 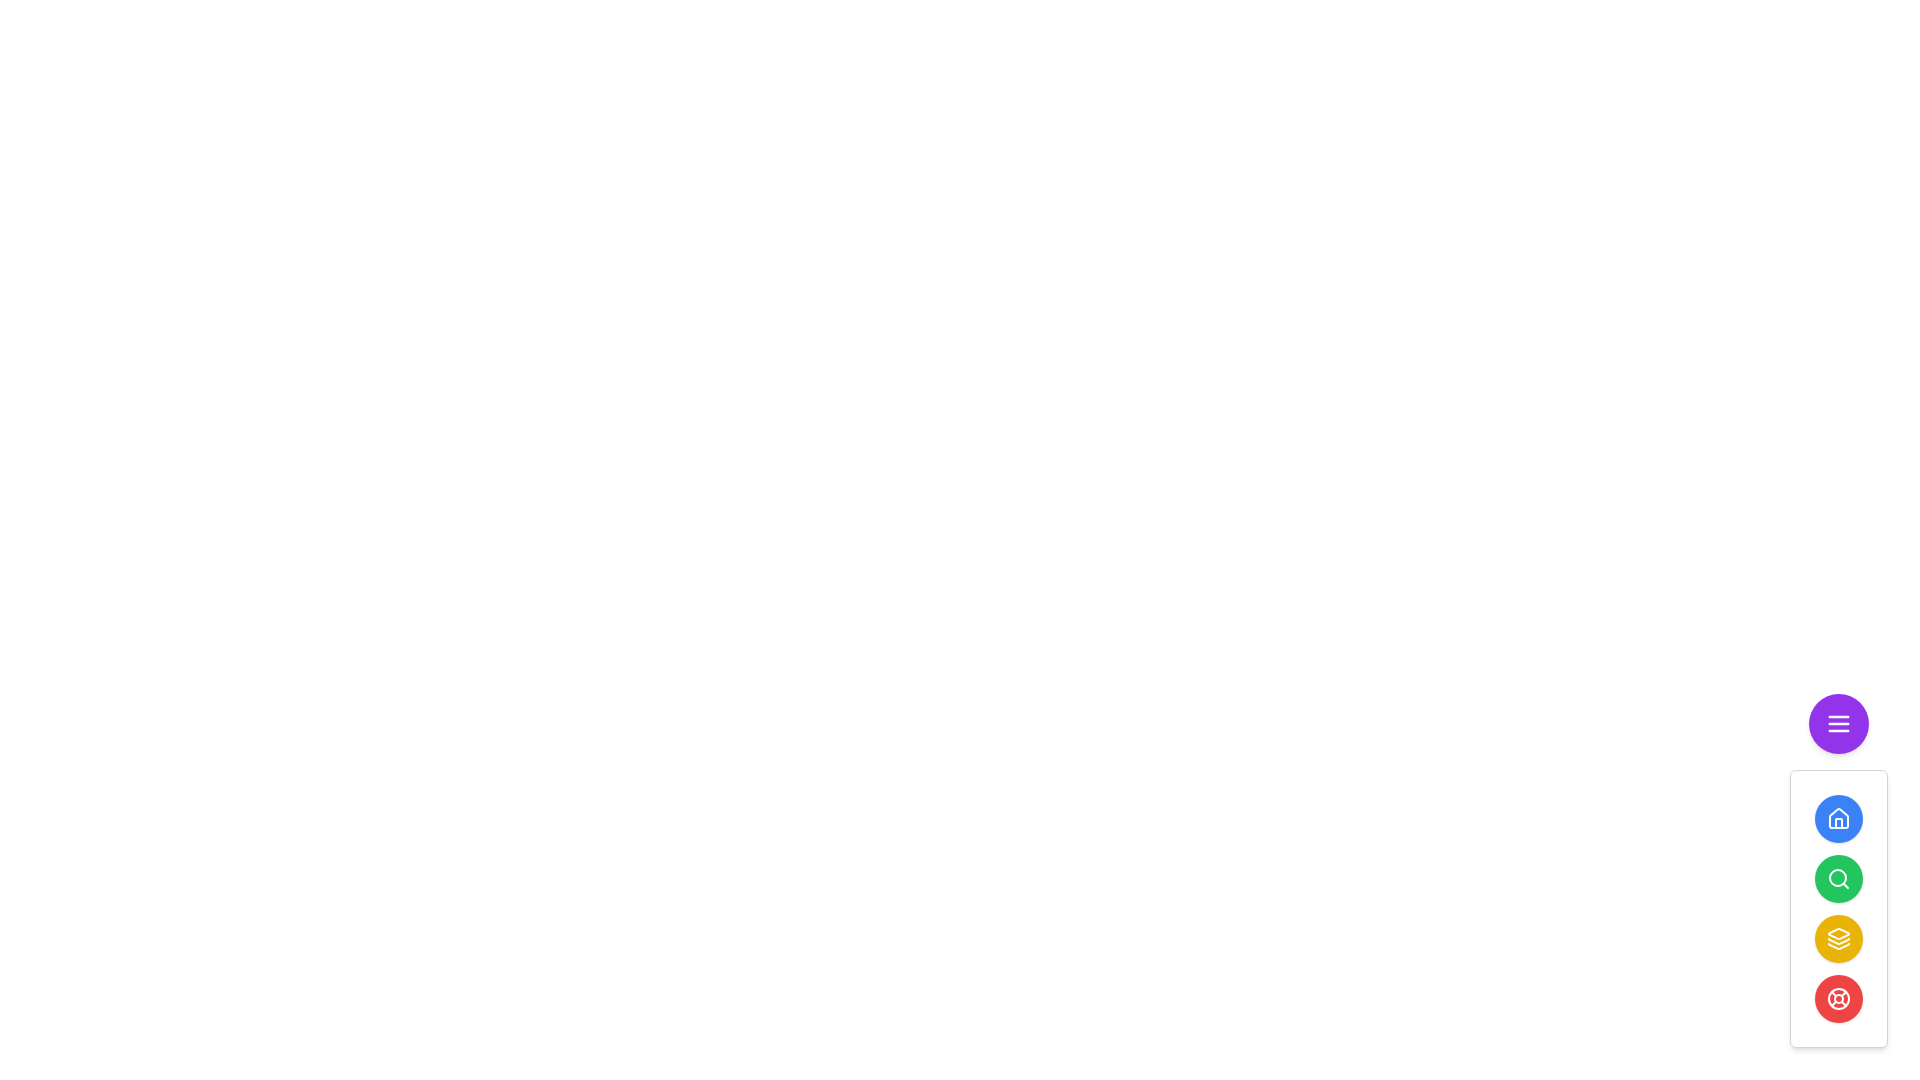 I want to click on the search icon button, which is a green circular button with a white magnifying glass icon, the second button from the top in a vertical stack of buttons on the right side of the interface, to potentially reveal a tooltip or highlight effect, so click(x=1838, y=878).